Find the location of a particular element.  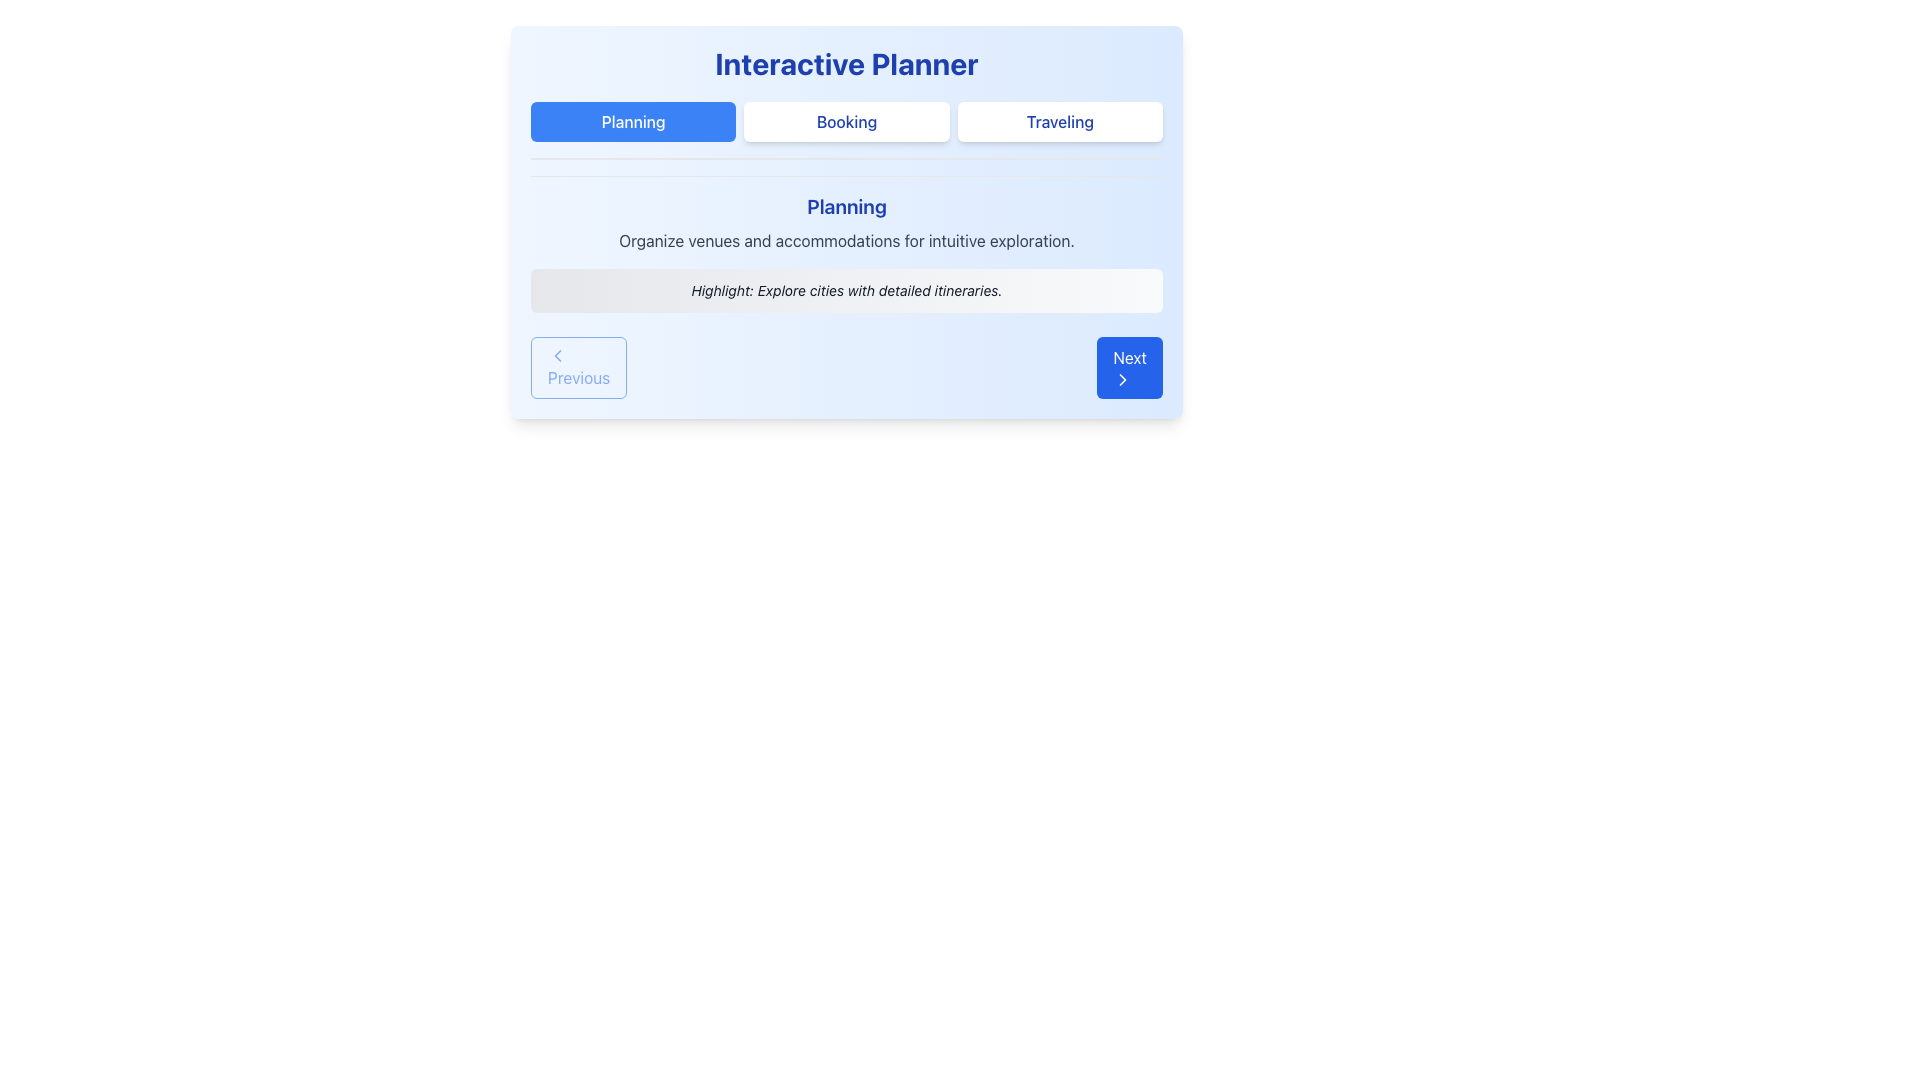

the 'Next' button which contains the navigation icon, located at the bottom-right side of the main interface is located at coordinates (1123, 380).